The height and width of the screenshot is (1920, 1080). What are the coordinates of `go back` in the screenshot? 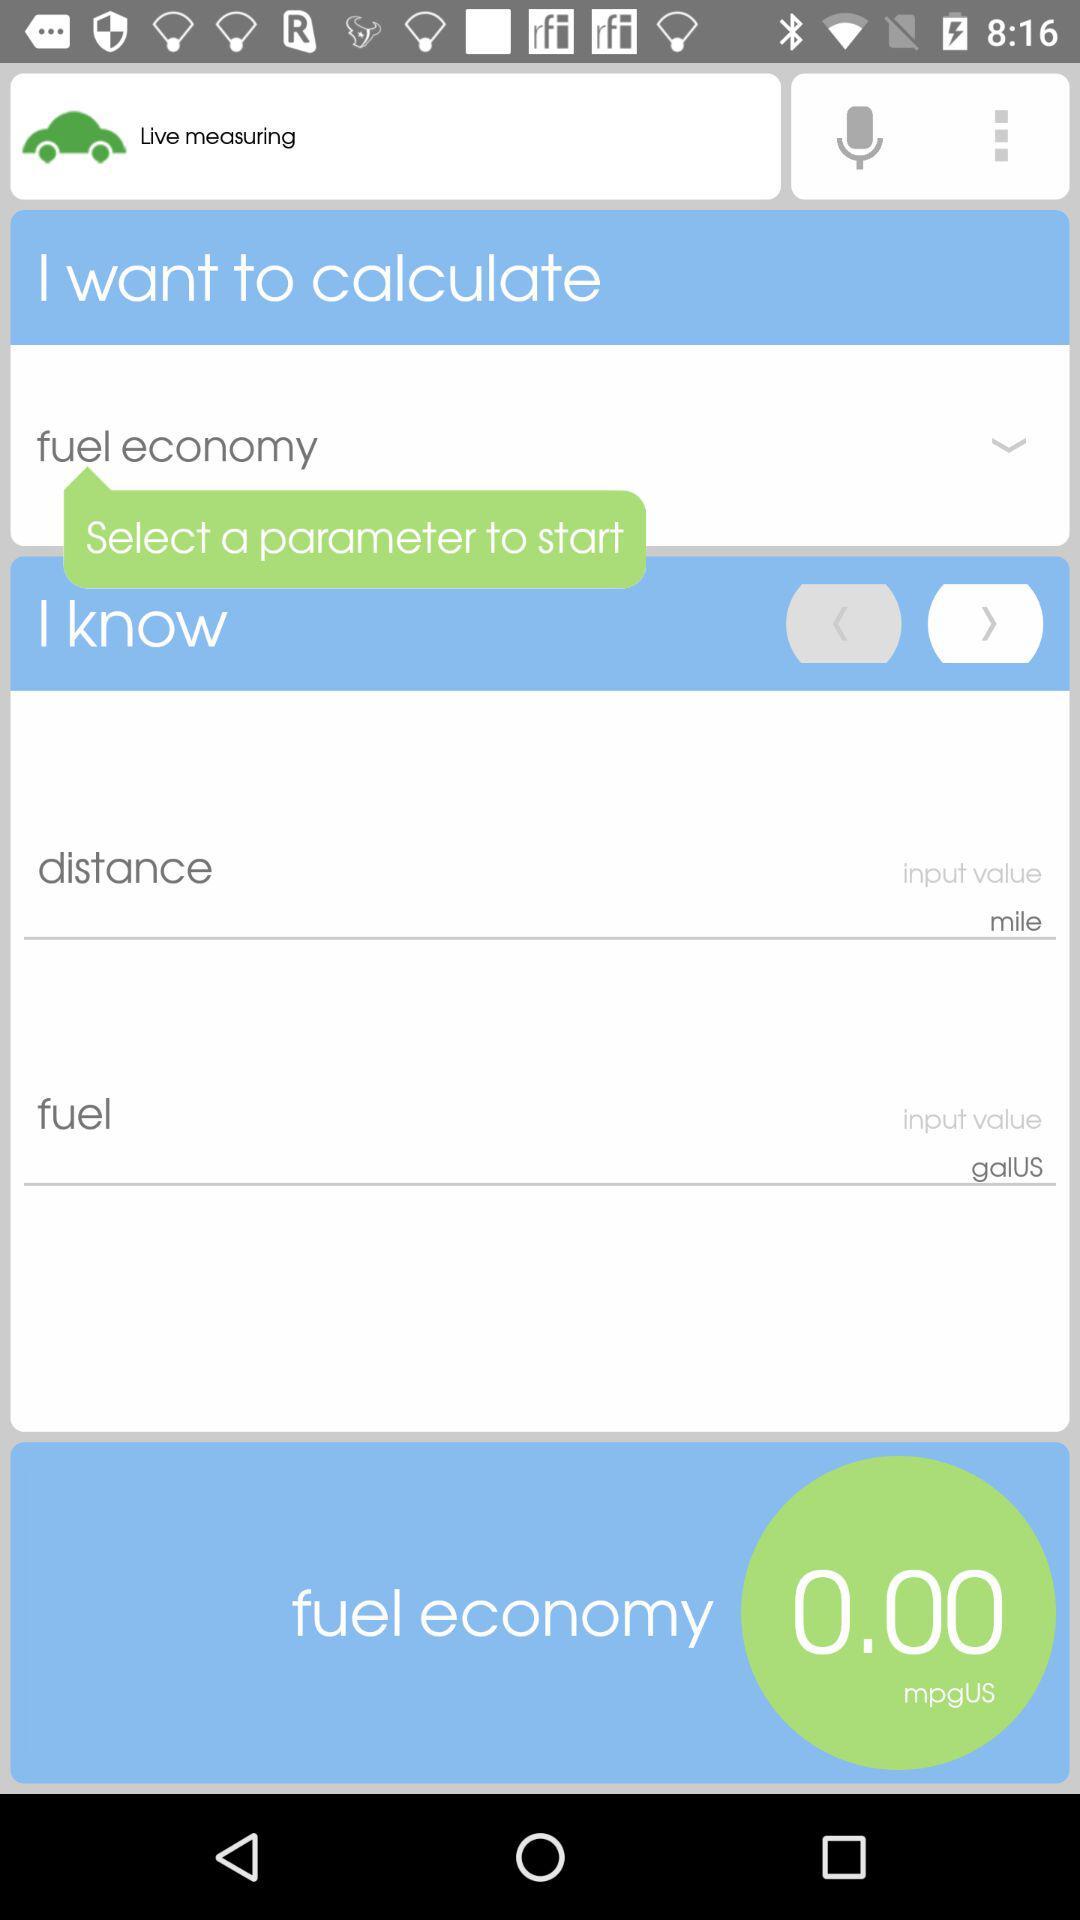 It's located at (843, 622).